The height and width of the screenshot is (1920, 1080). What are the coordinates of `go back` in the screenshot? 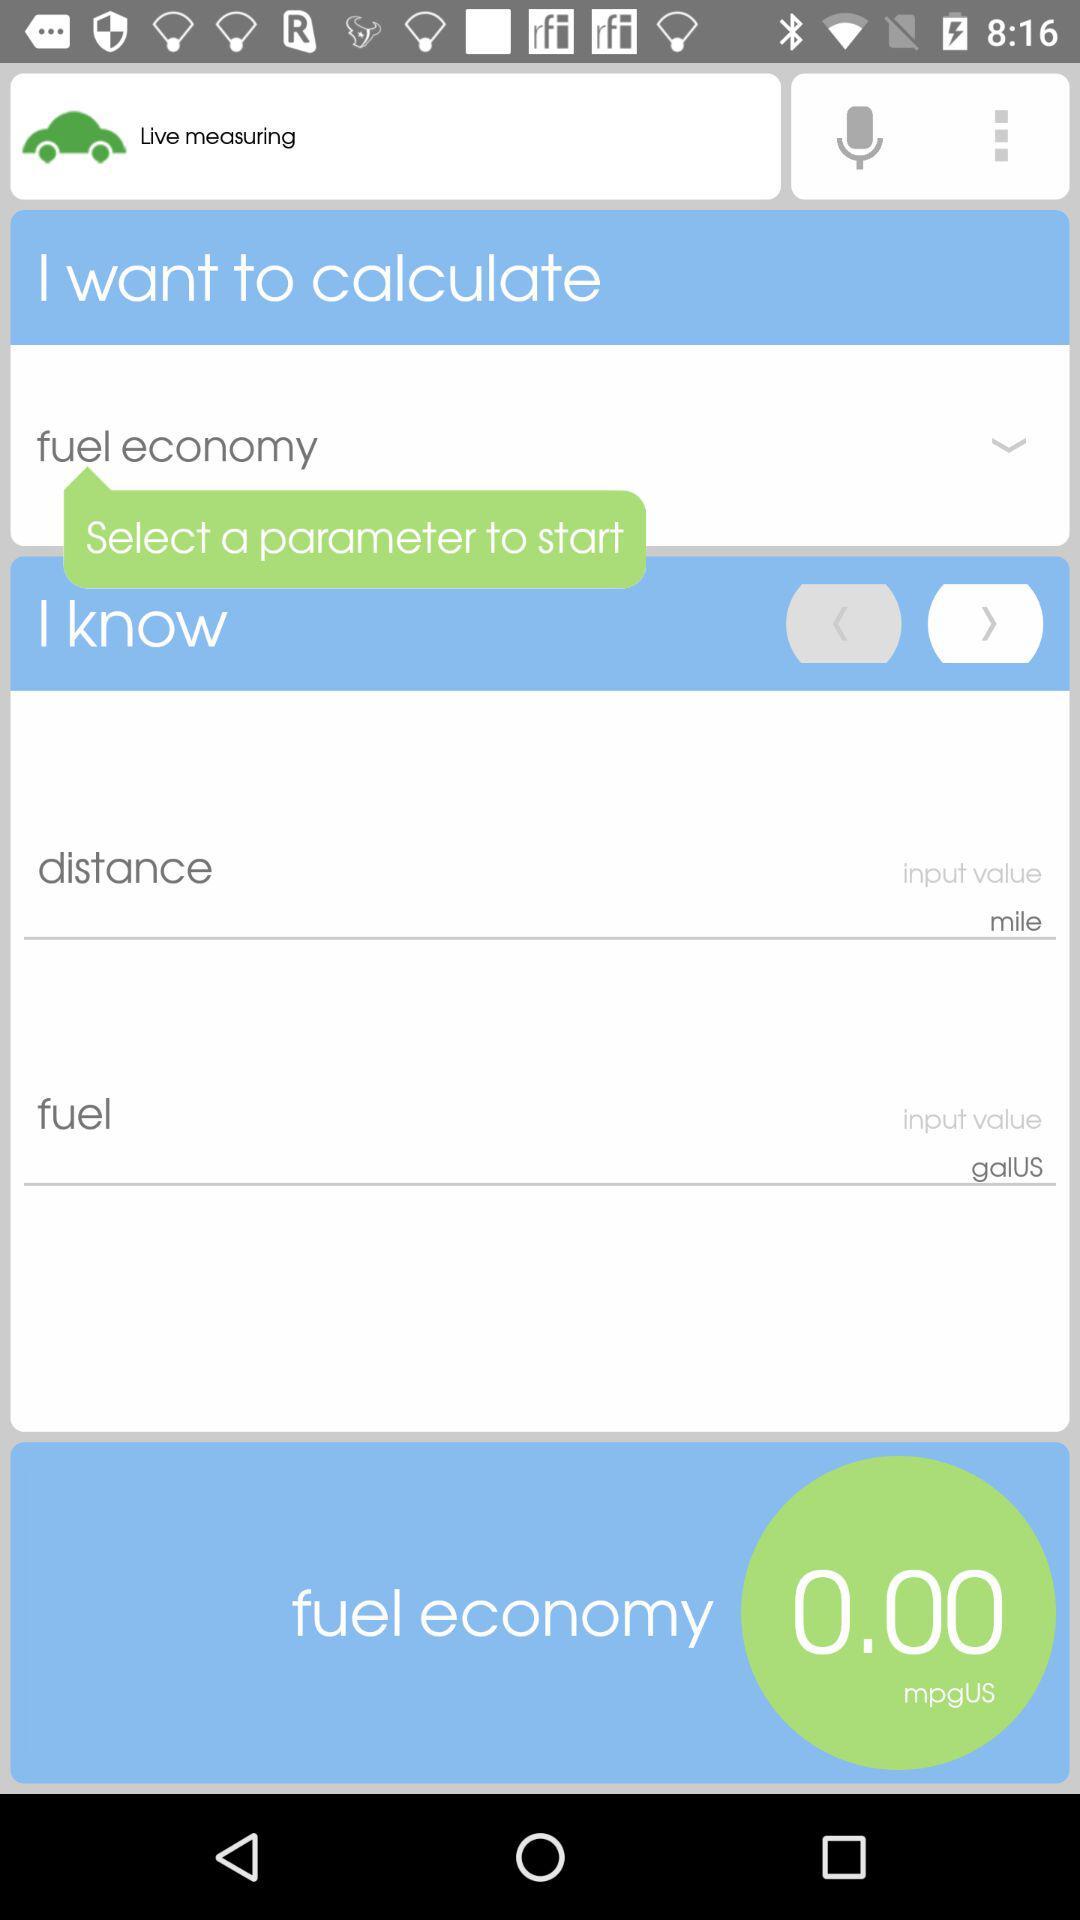 It's located at (843, 622).